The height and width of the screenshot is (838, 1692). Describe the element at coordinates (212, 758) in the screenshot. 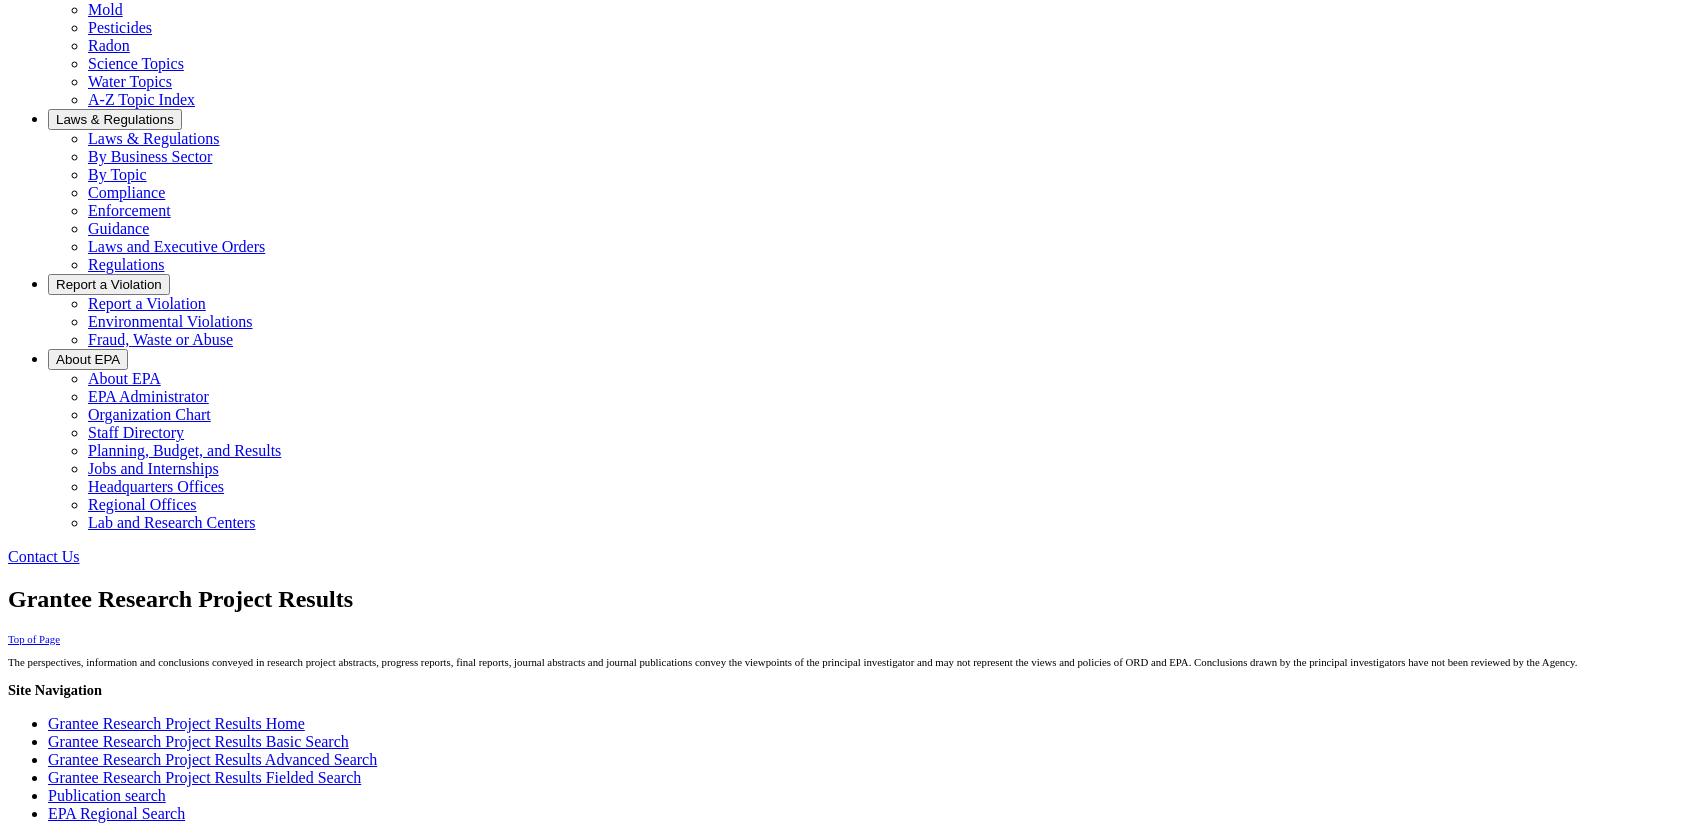

I see `'Grantee Research Project Results Advanced Search'` at that location.